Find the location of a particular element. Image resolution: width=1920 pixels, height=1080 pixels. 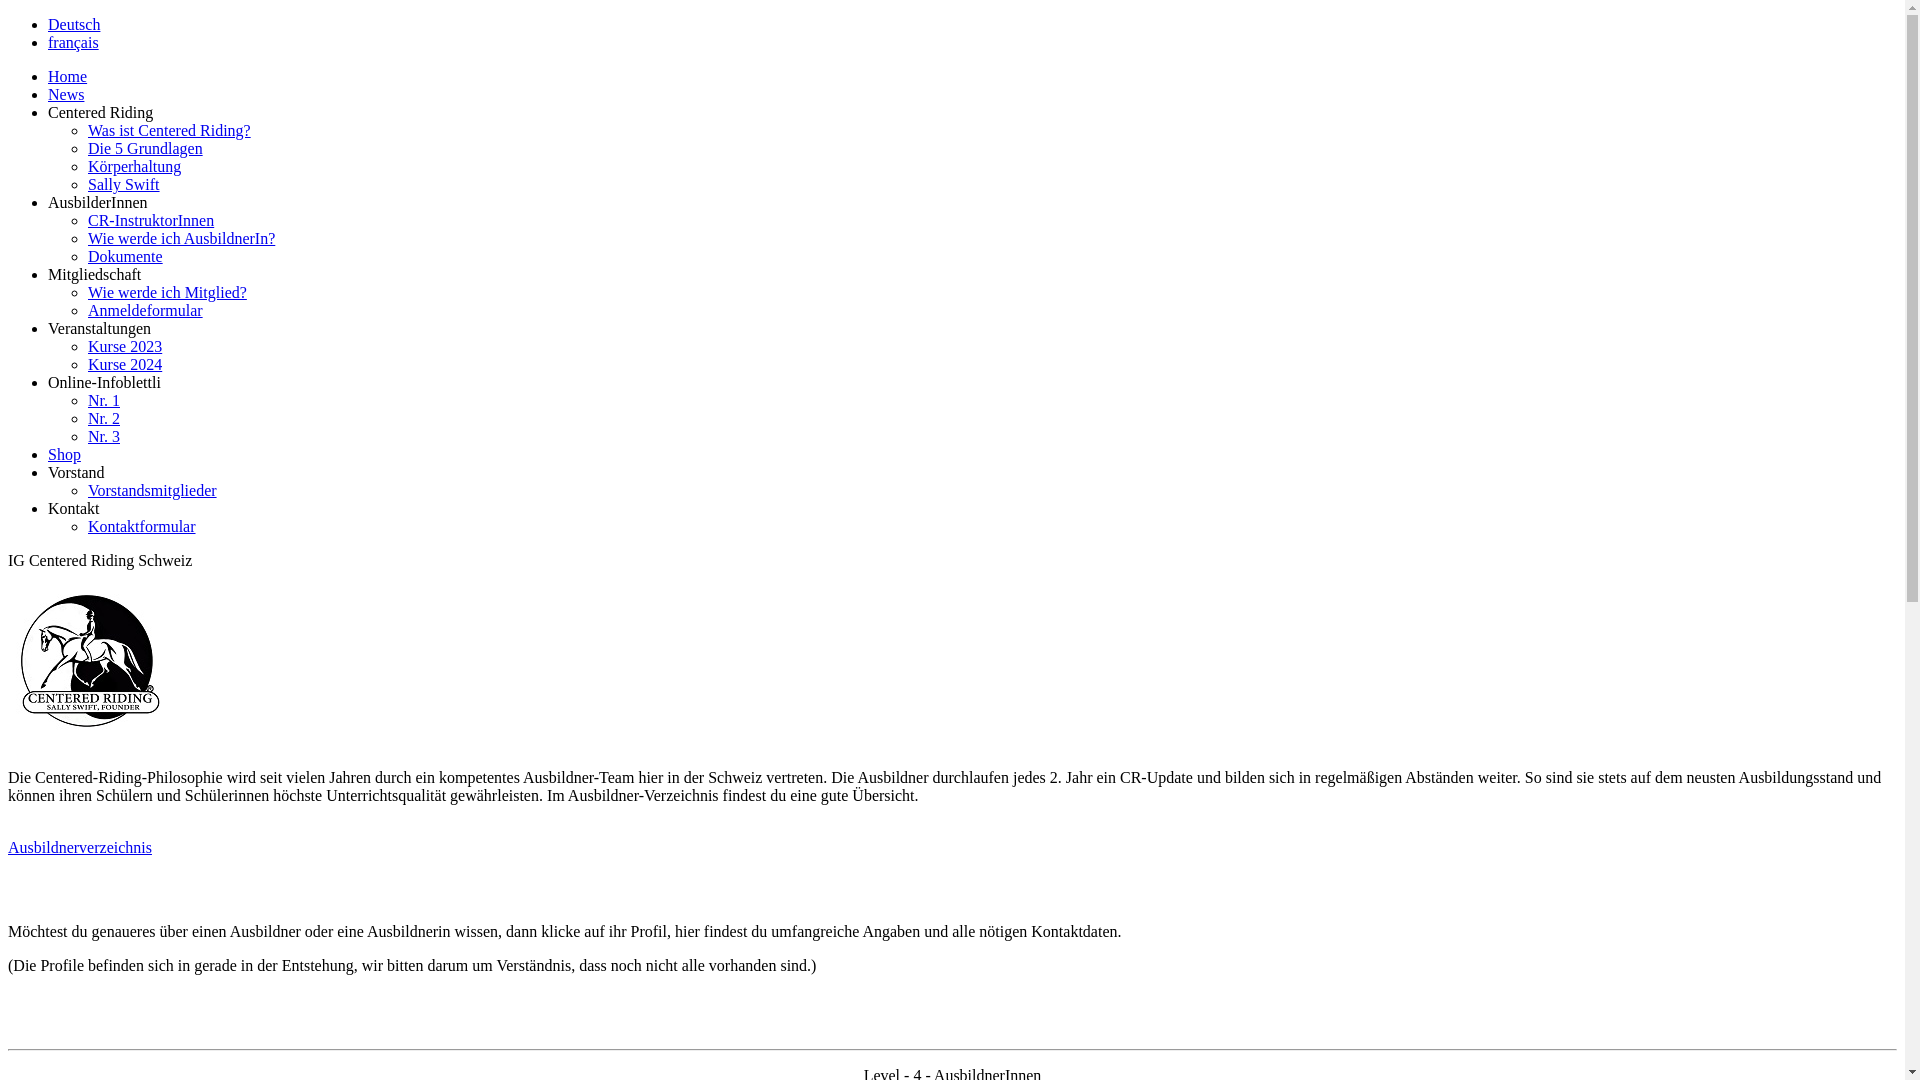

'Nr. 2' is located at coordinates (103, 417).